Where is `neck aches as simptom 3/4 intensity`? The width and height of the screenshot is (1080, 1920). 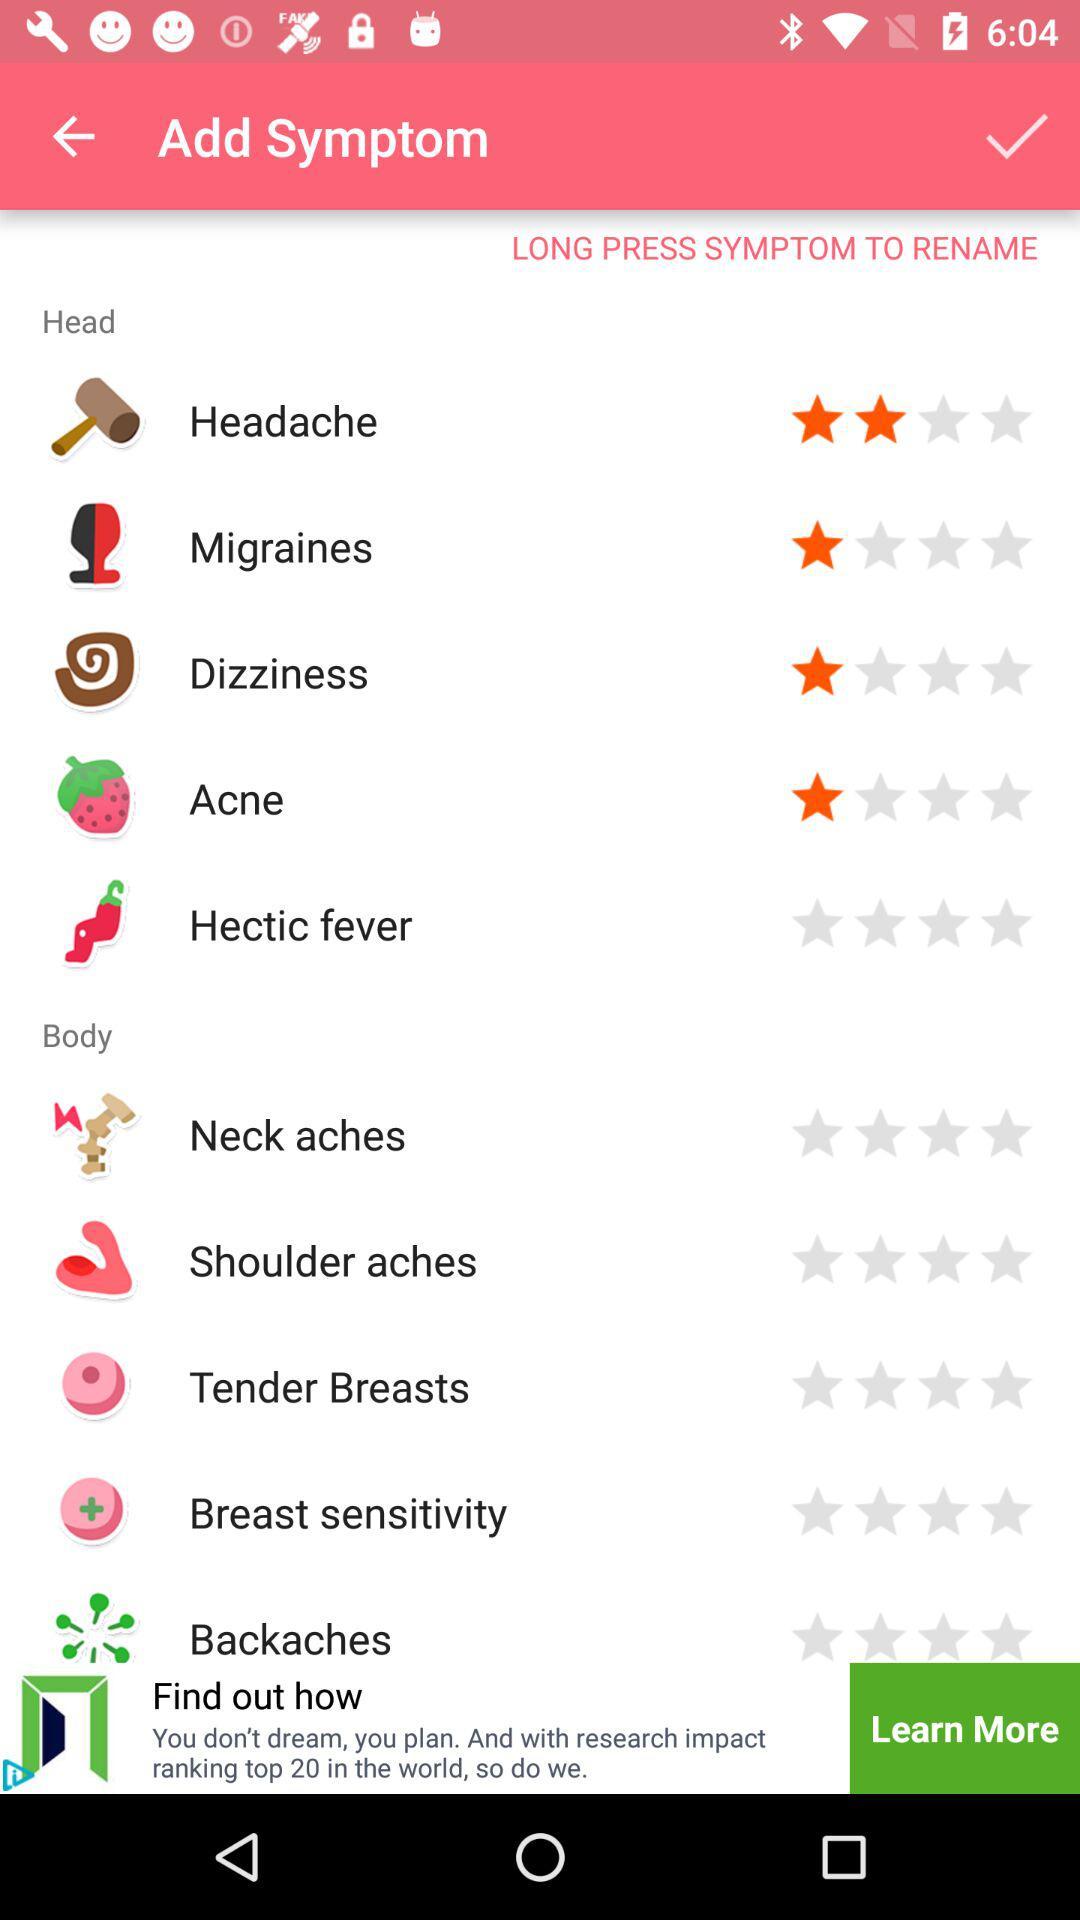 neck aches as simptom 3/4 intensity is located at coordinates (943, 1133).